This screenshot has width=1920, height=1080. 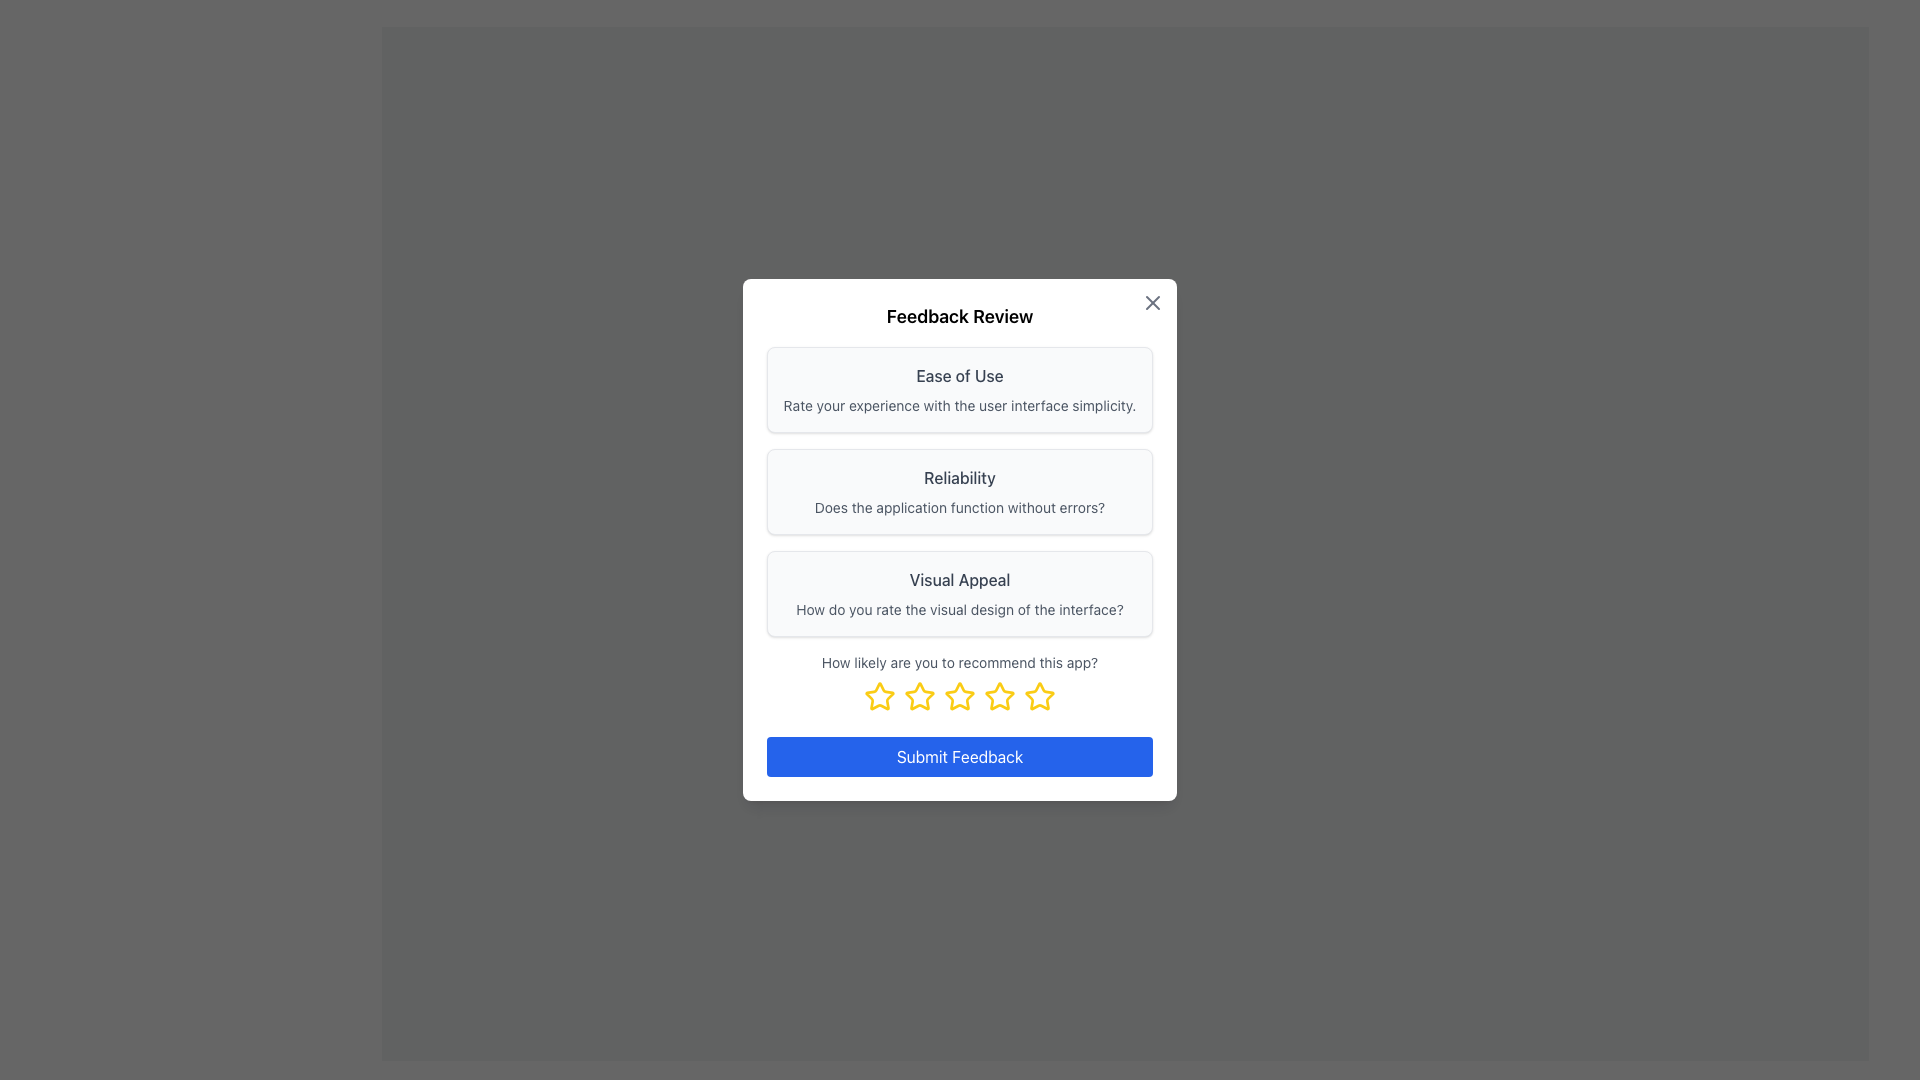 What do you see at coordinates (1040, 696) in the screenshot?
I see `the fifth yellow outlined star in the rating interface` at bounding box center [1040, 696].